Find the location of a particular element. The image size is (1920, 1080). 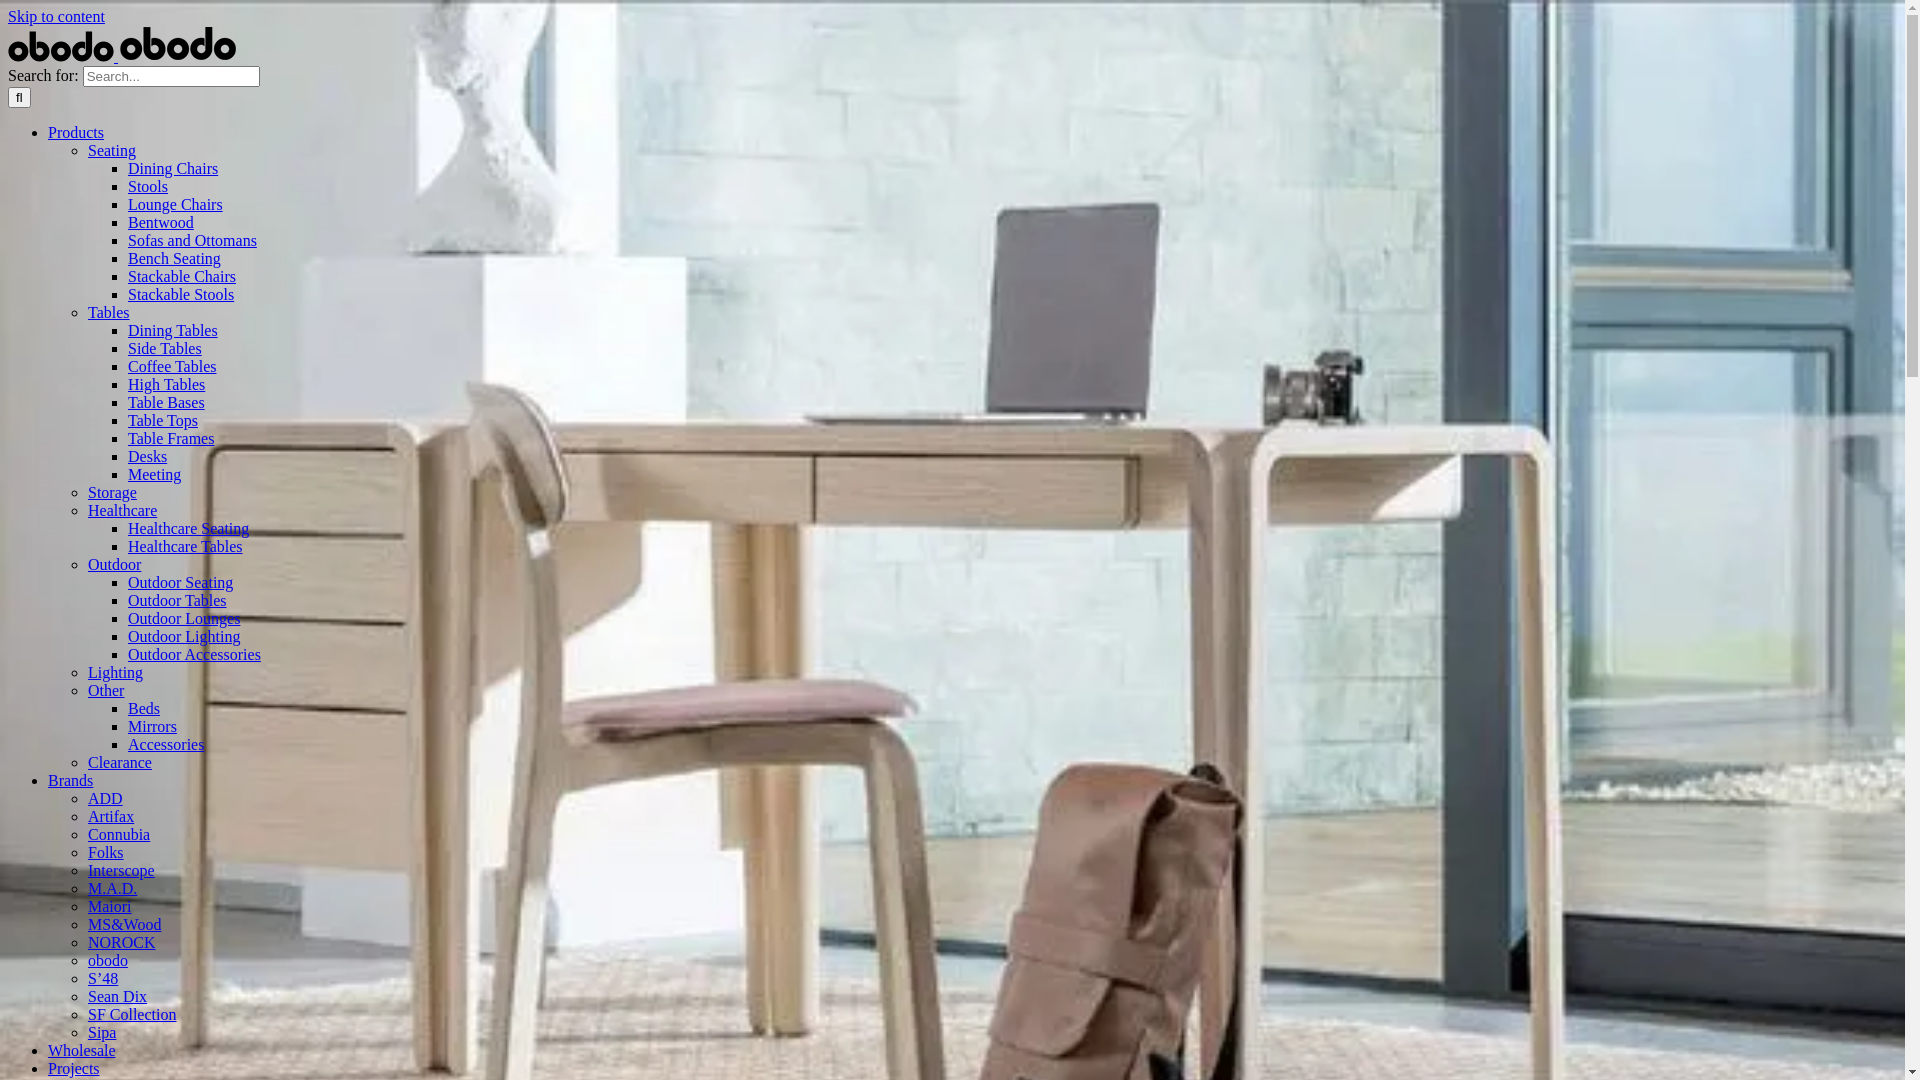

'Desks' is located at coordinates (127, 456).